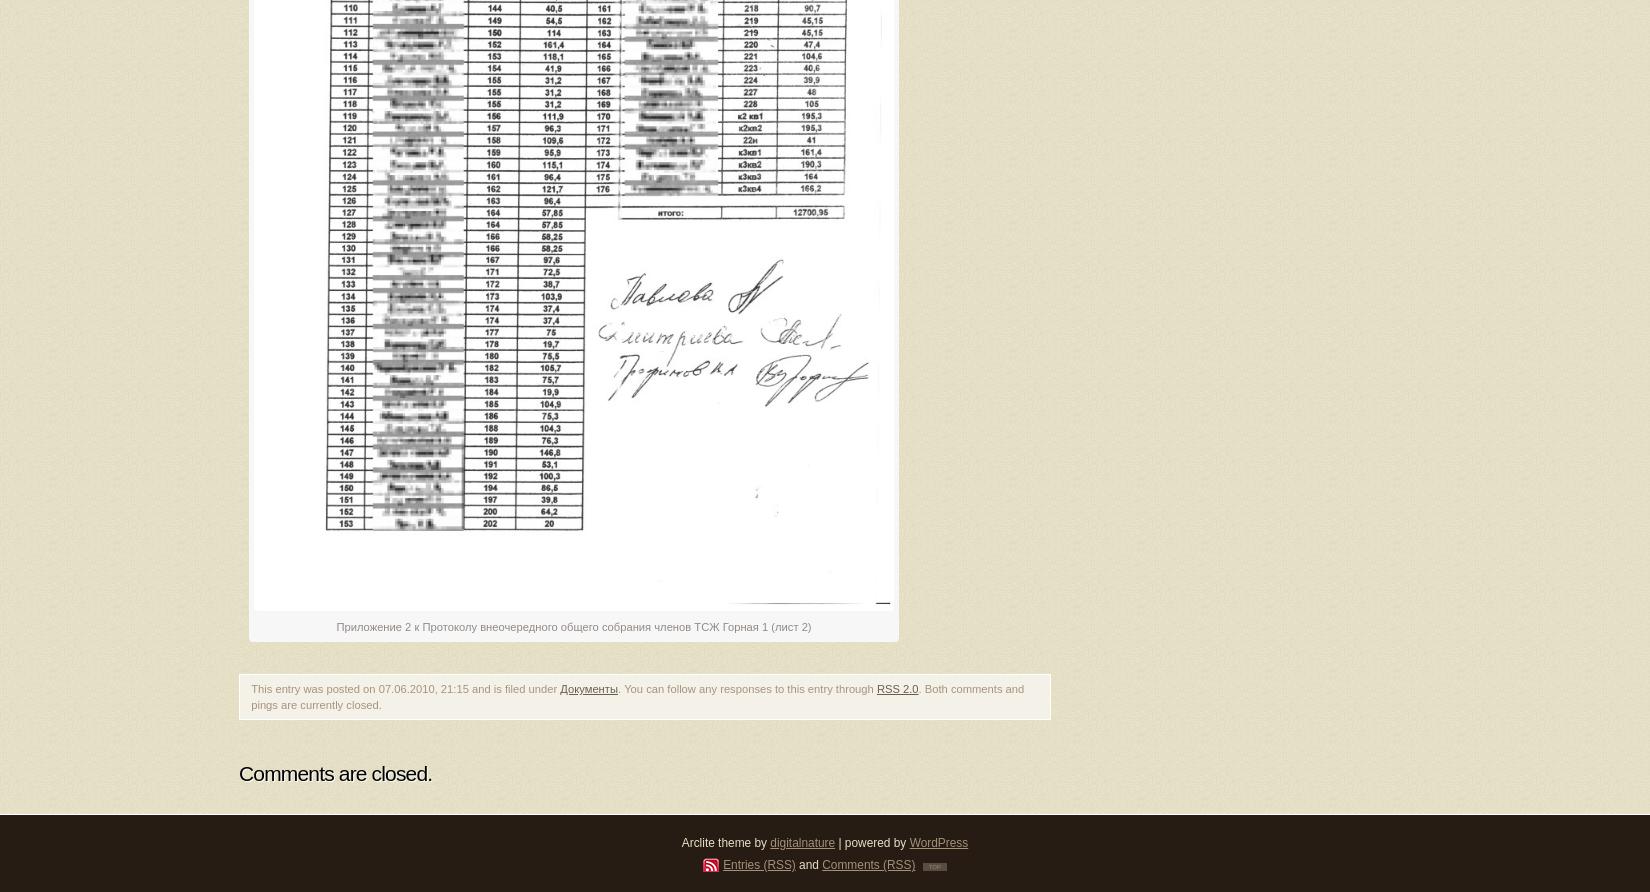 This screenshot has width=1650, height=892. What do you see at coordinates (769, 842) in the screenshot?
I see `'digitalnature'` at bounding box center [769, 842].